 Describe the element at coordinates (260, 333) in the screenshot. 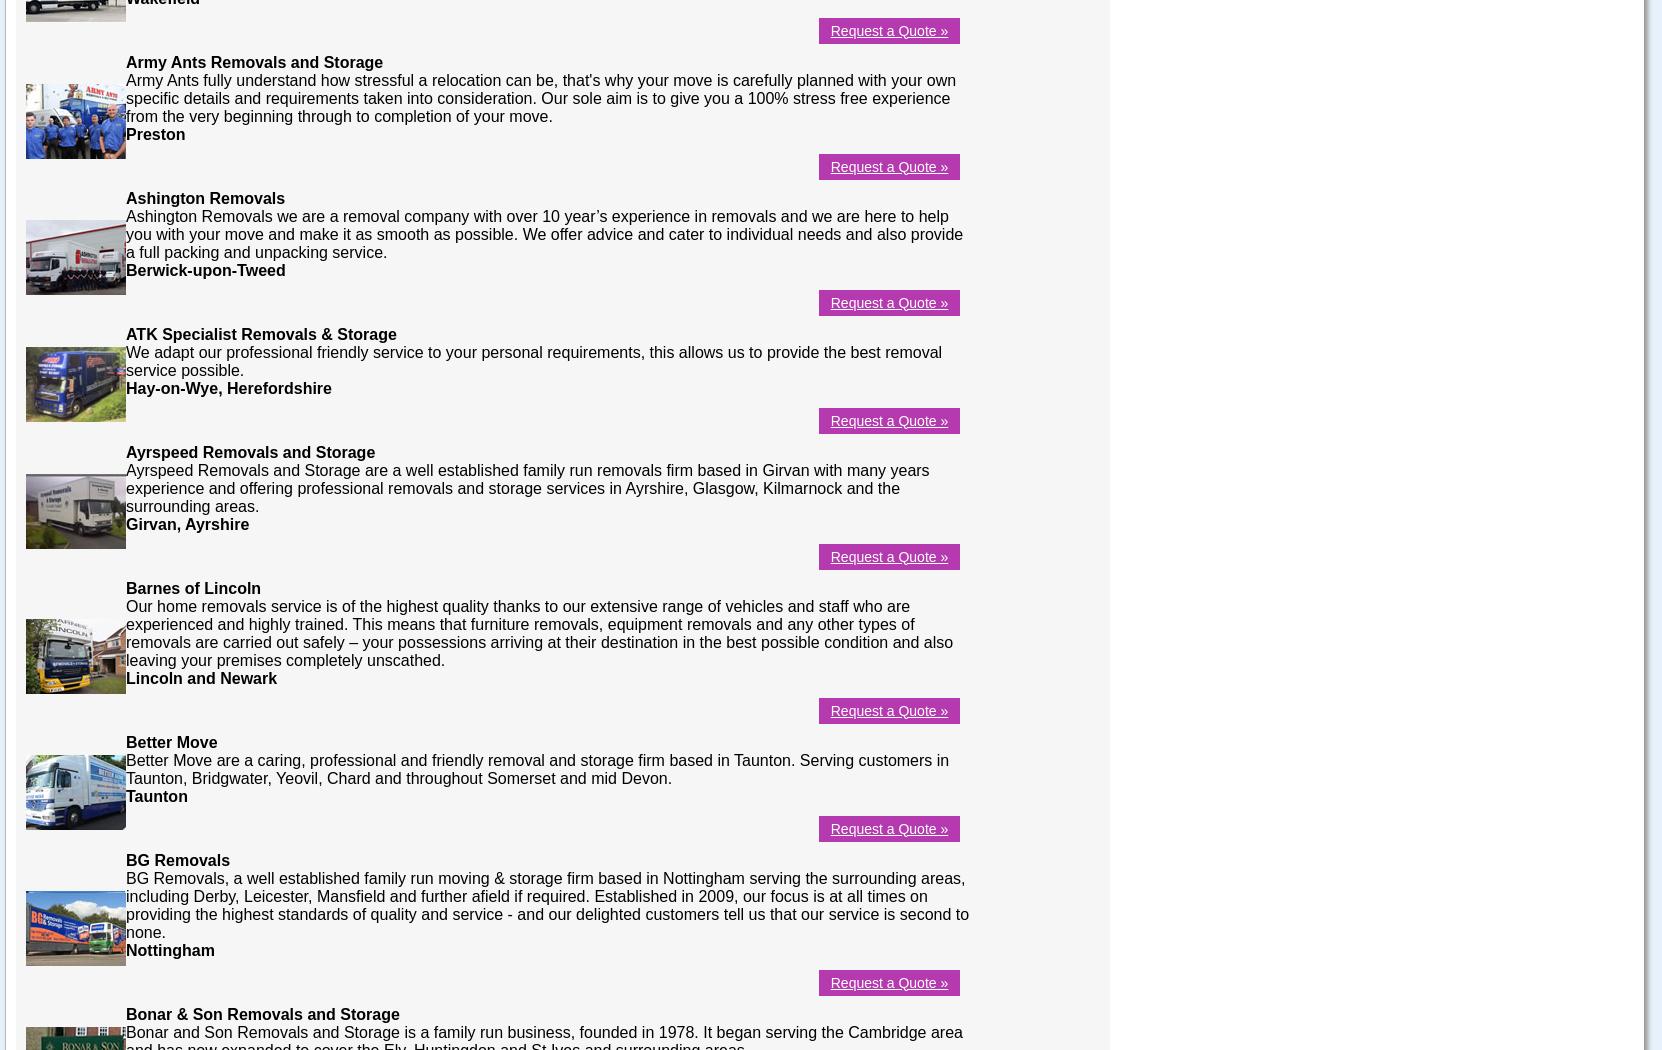

I see `'ATK Specialist Removals & Storage'` at that location.